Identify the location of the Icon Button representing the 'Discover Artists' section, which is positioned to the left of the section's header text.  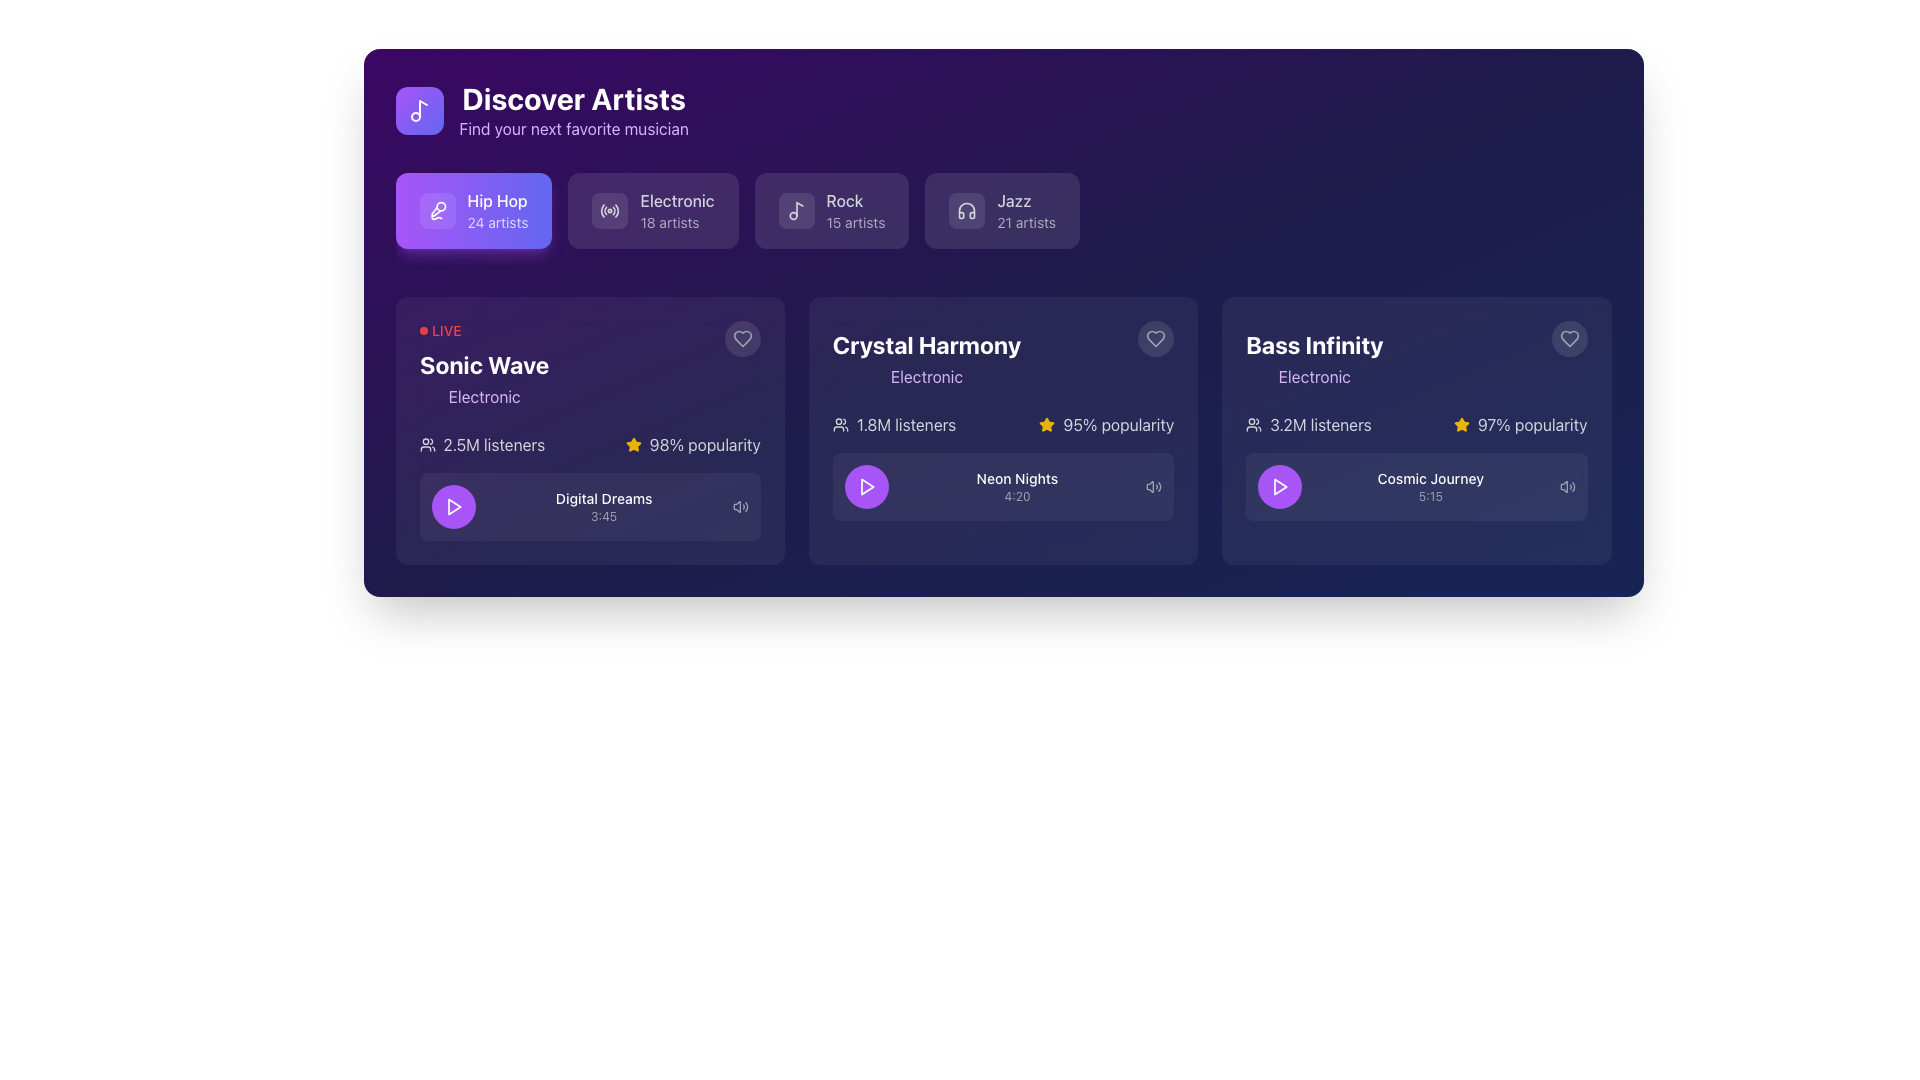
(418, 111).